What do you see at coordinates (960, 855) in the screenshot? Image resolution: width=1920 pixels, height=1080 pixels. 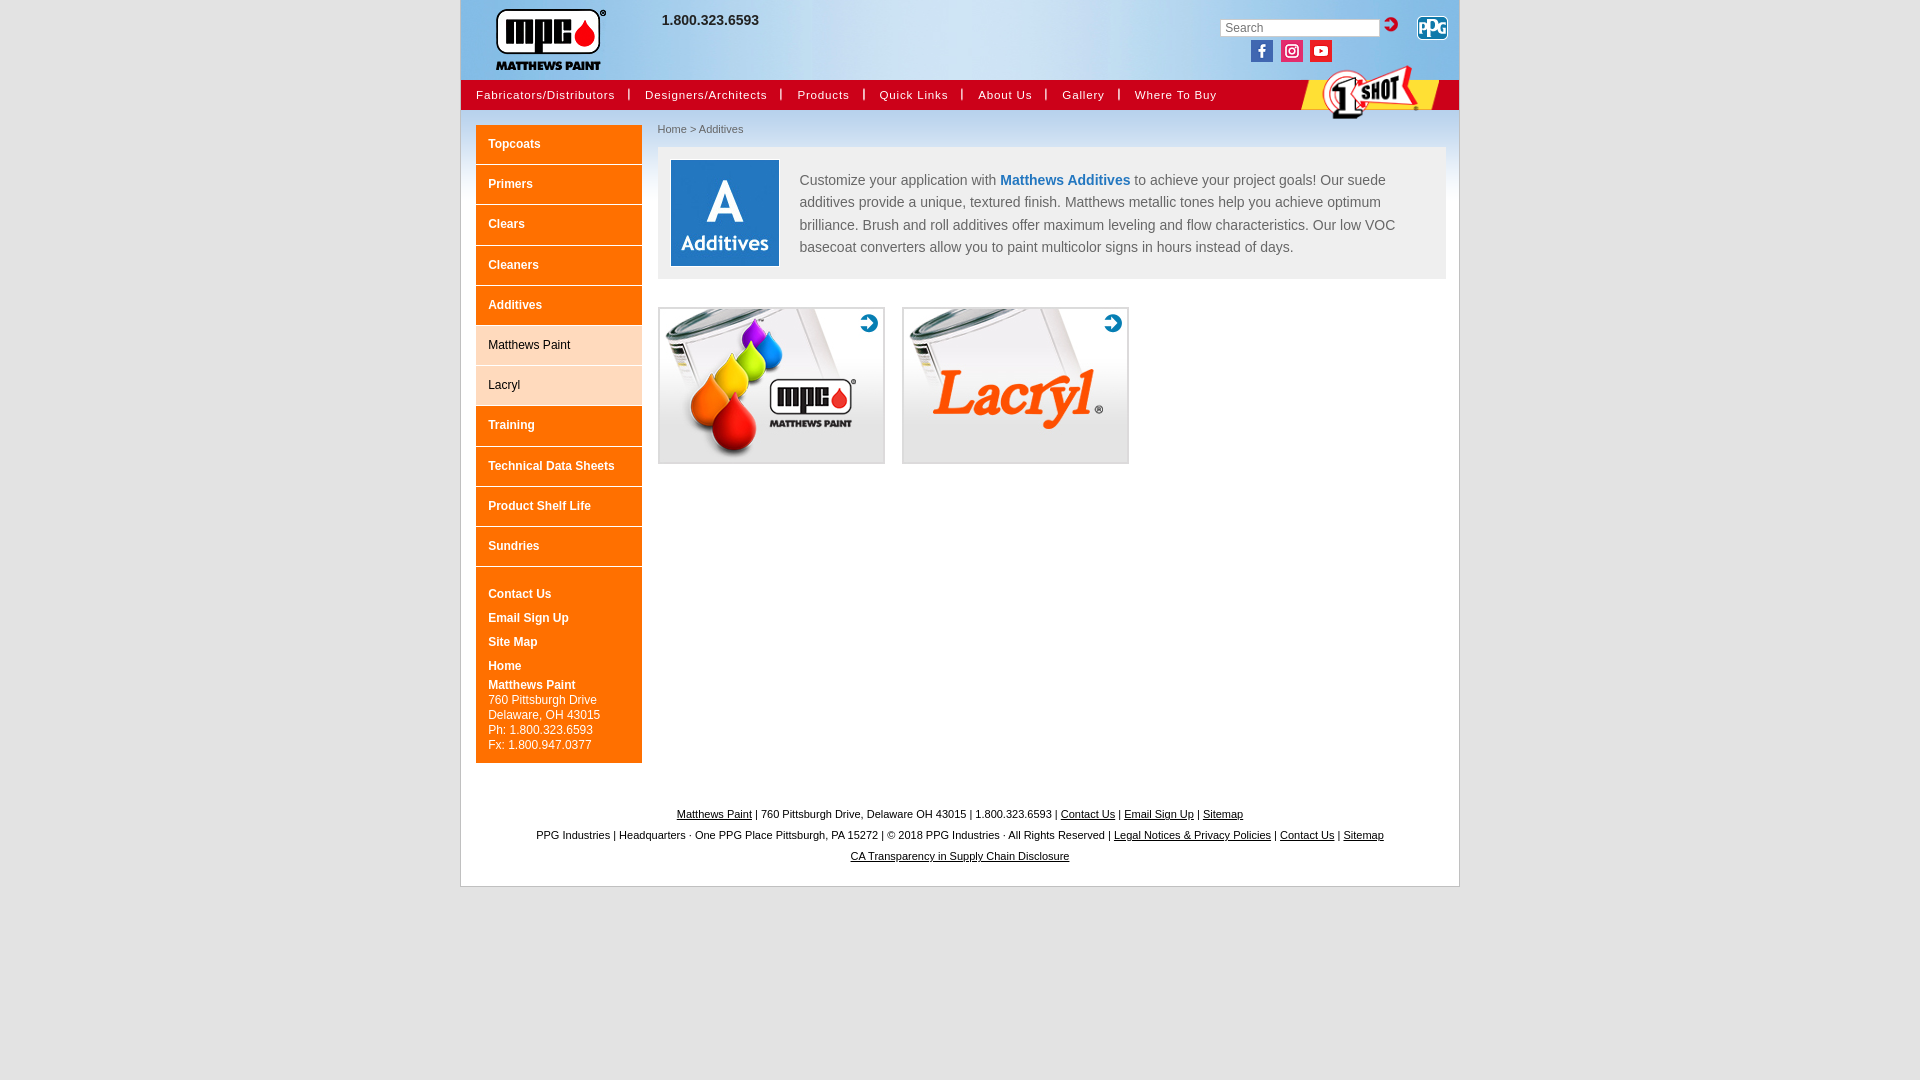 I see `'CA Transparency in Supply Chain Disclosure'` at bounding box center [960, 855].